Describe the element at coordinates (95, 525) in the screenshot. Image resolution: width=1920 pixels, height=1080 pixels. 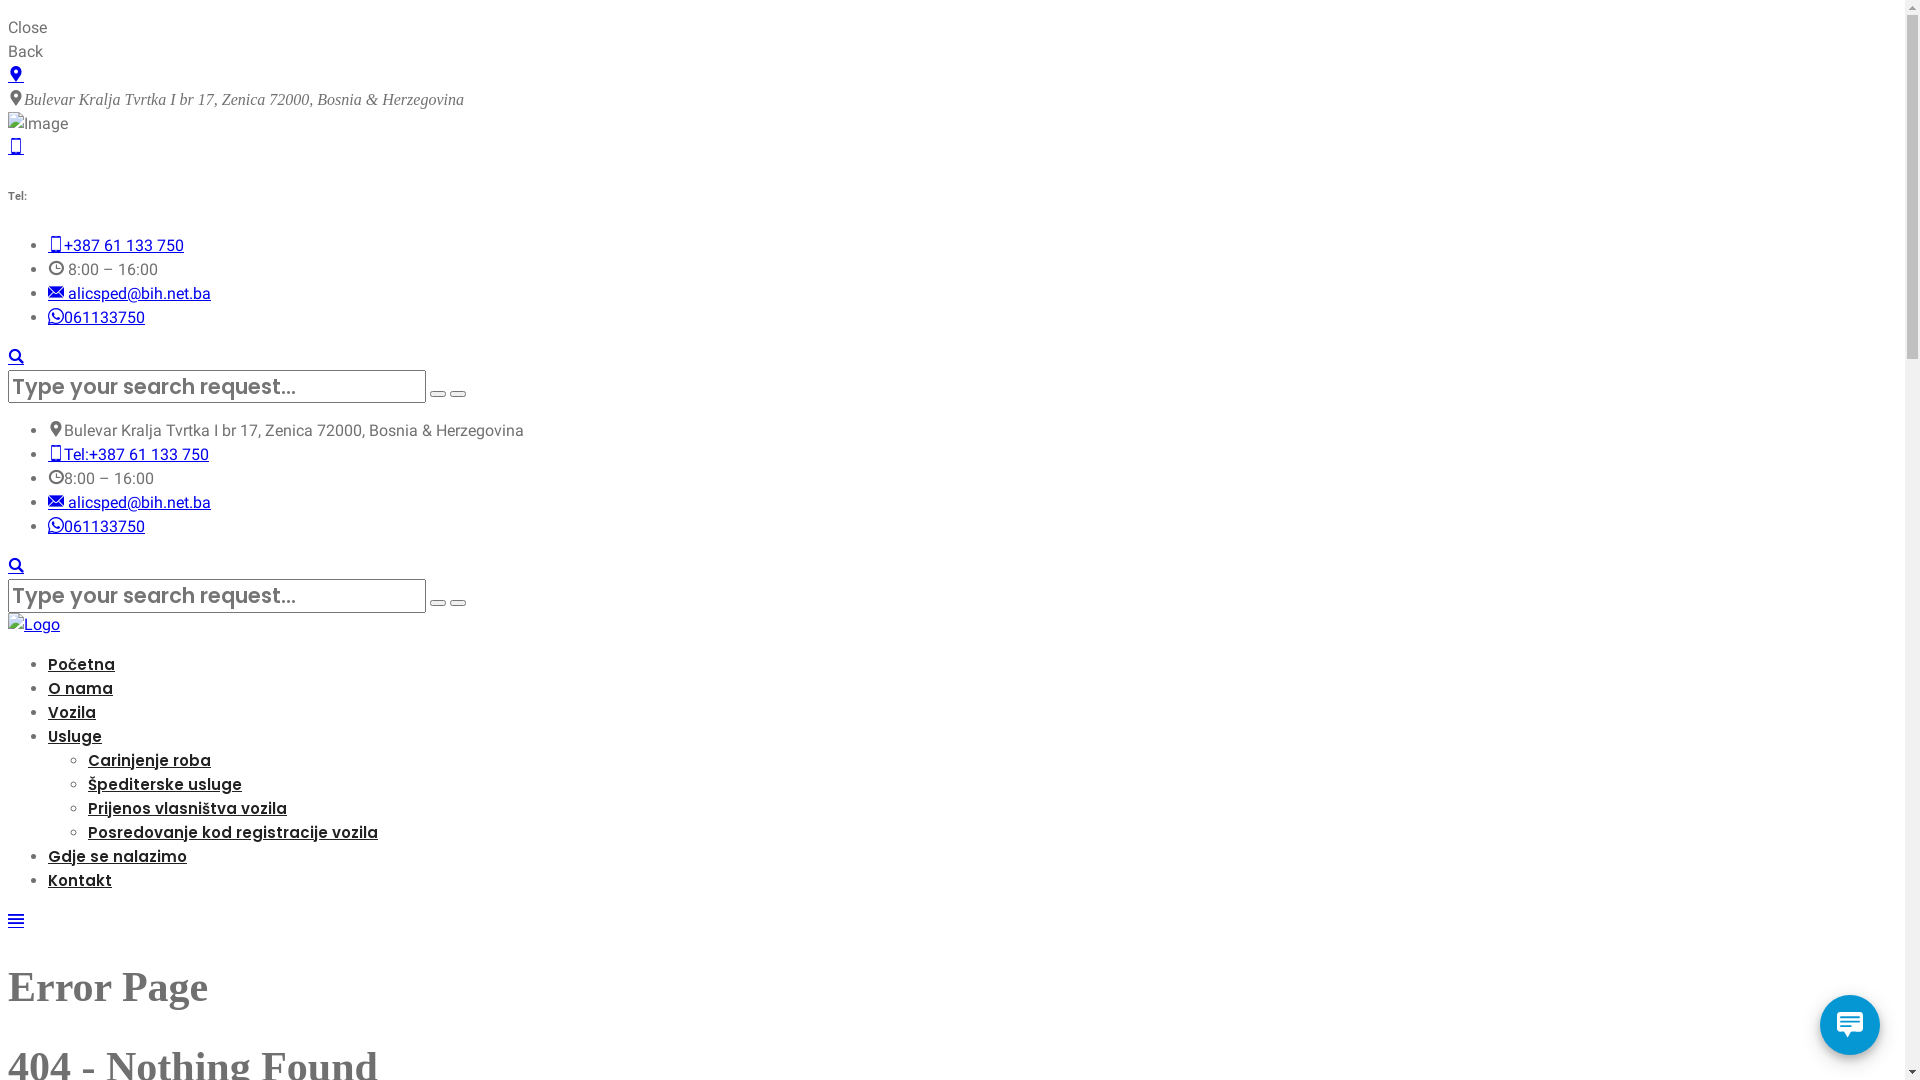
I see `'061133750'` at that location.